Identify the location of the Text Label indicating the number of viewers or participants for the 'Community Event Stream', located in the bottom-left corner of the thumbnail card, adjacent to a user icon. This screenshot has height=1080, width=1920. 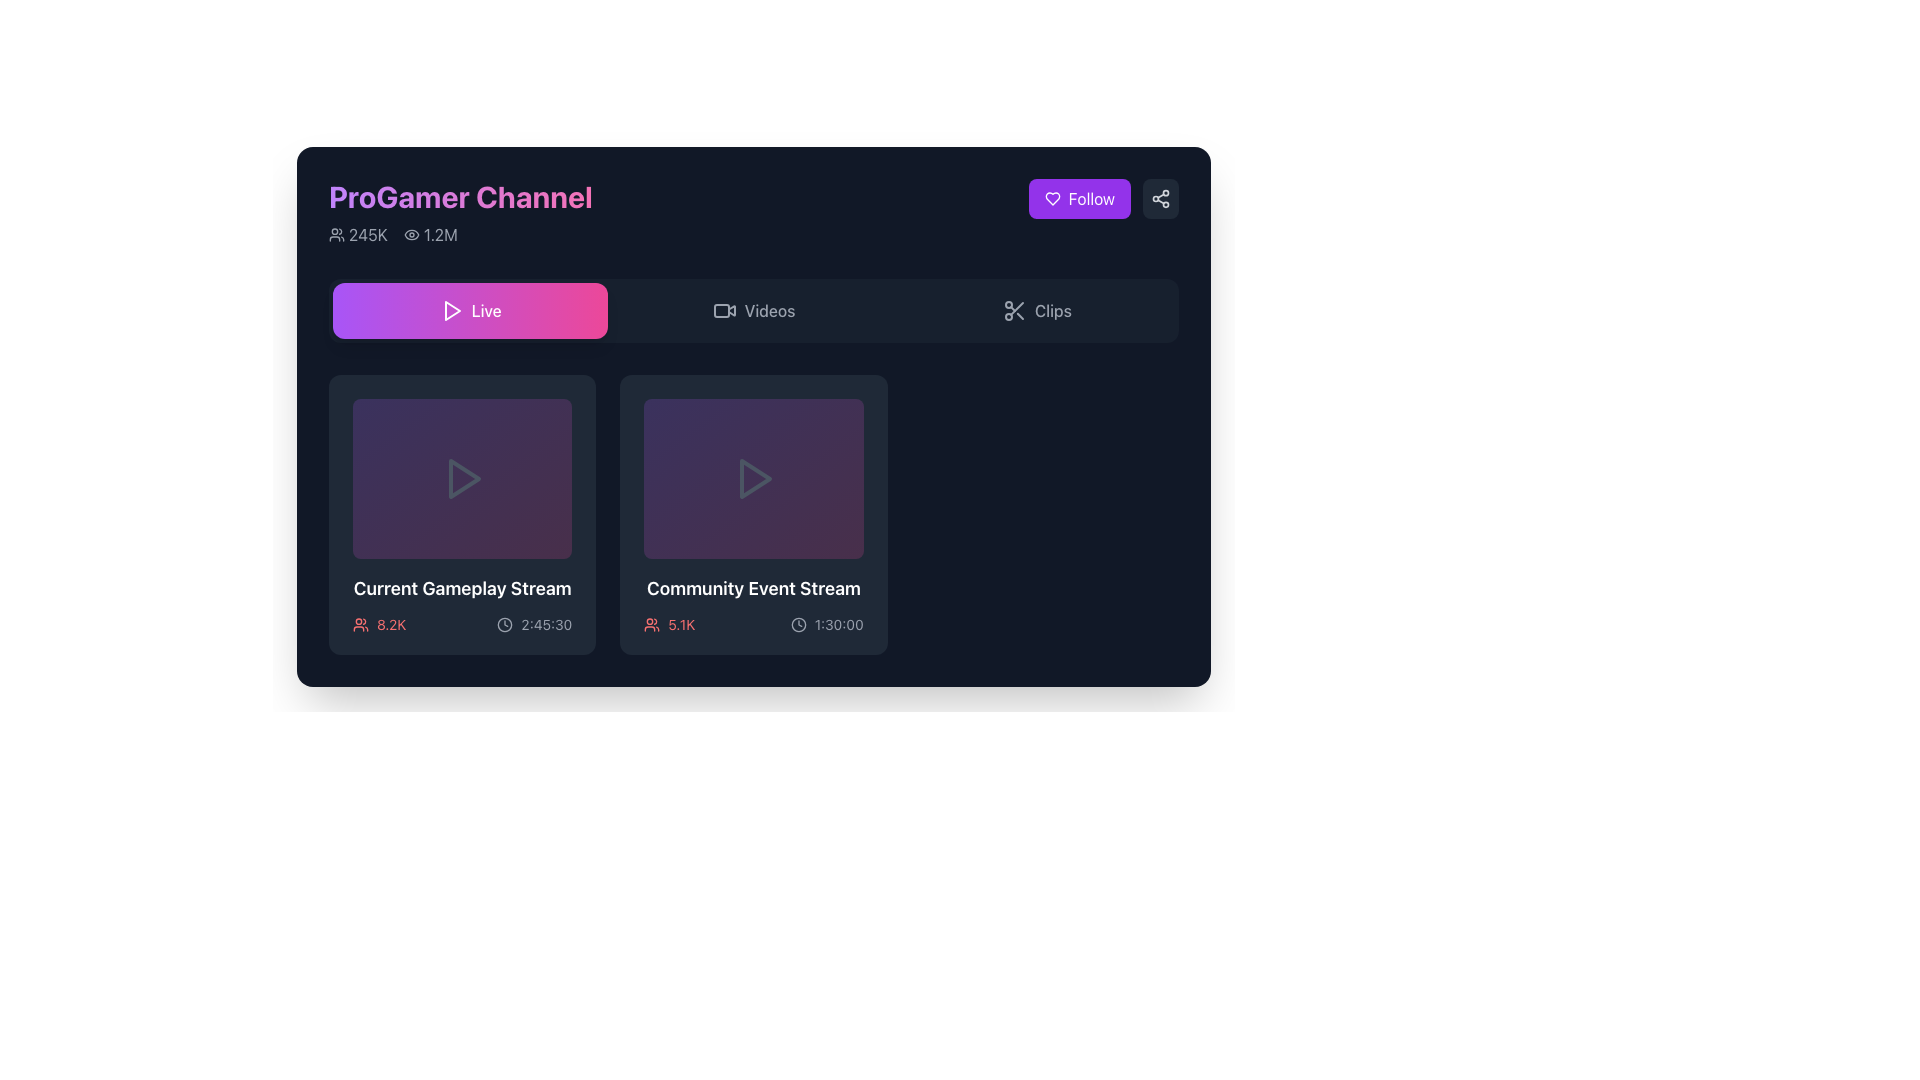
(681, 623).